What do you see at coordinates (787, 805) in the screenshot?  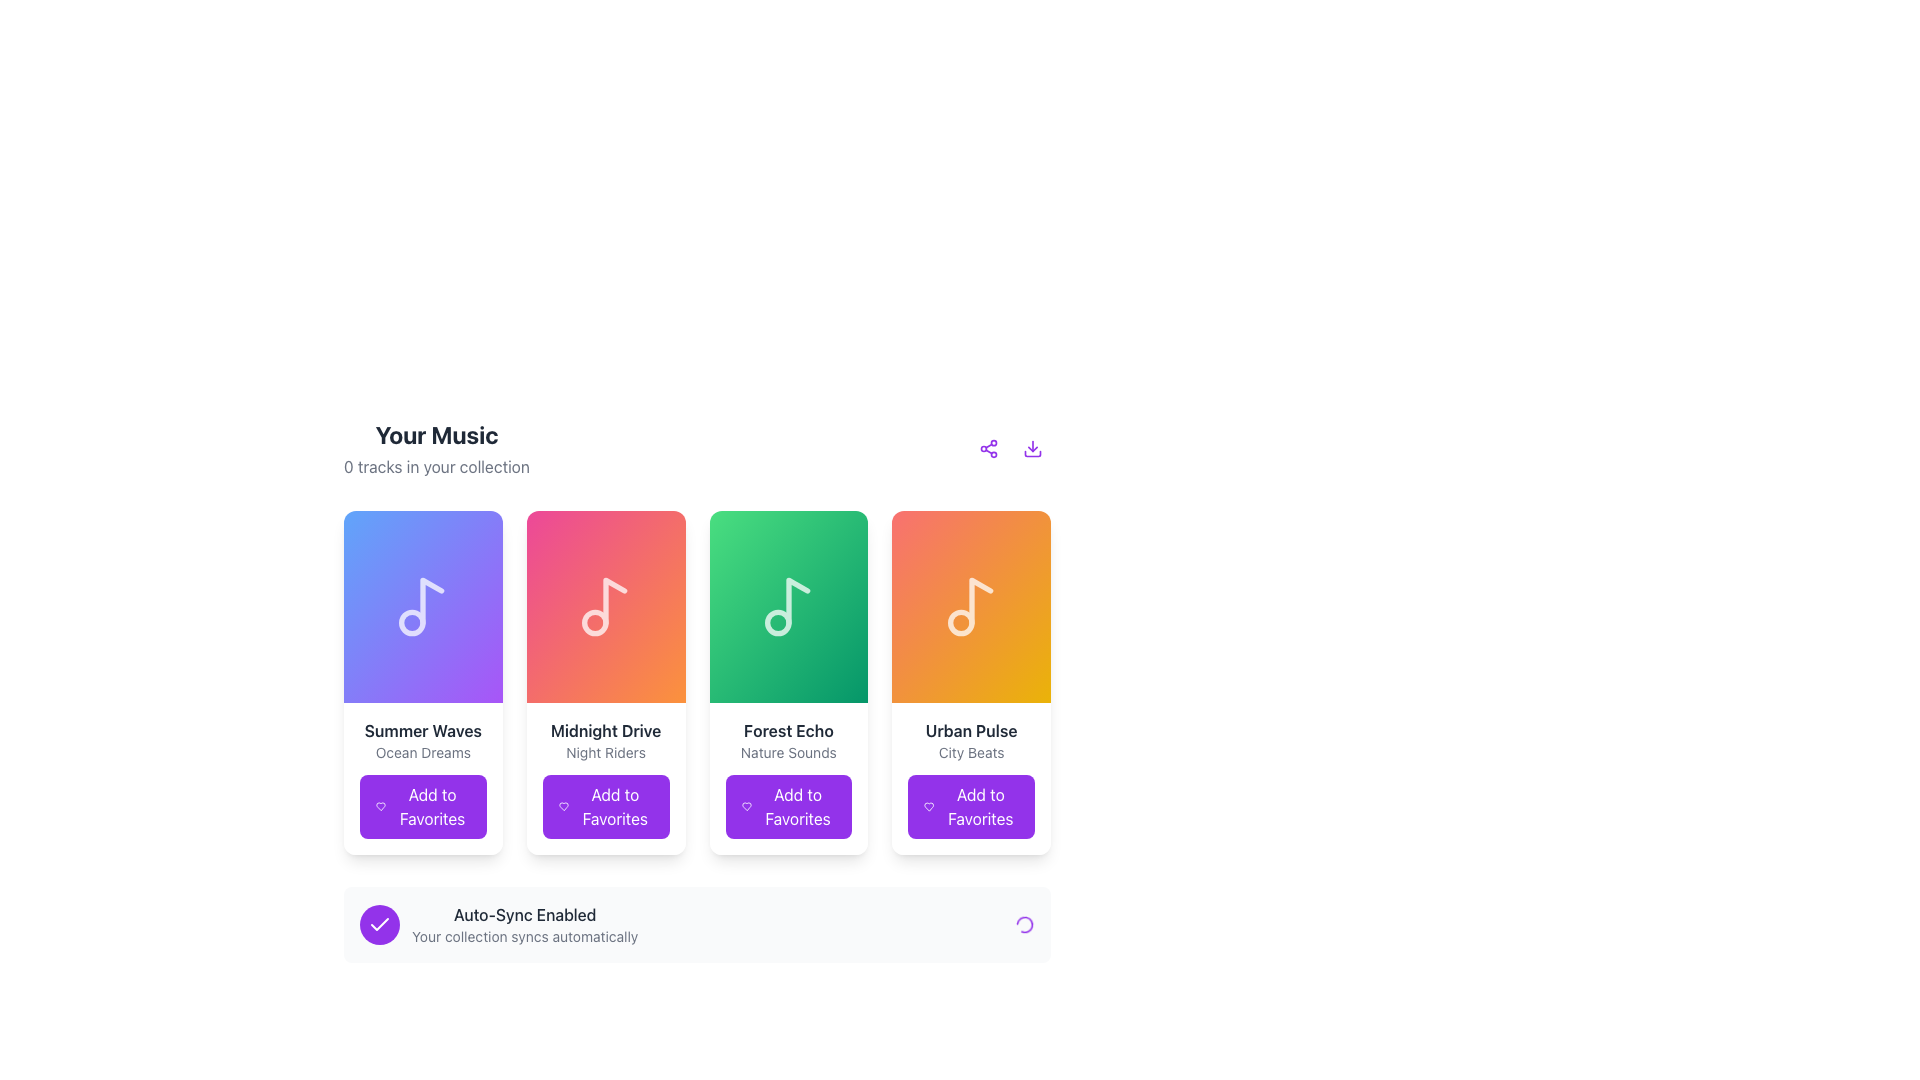 I see `the purple rectangular 'Add to Favorites' button with rounded corners located in the 'Forest Echo' card` at bounding box center [787, 805].